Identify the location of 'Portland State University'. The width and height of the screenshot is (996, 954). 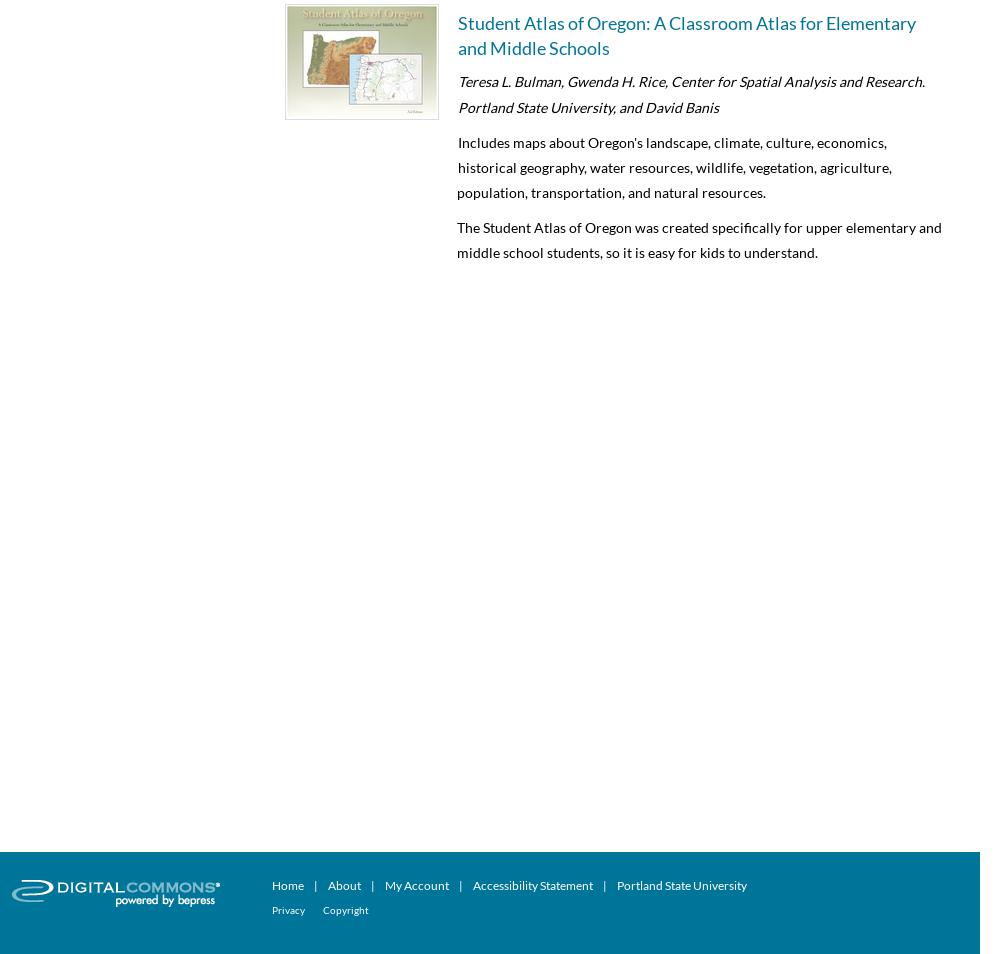
(681, 884).